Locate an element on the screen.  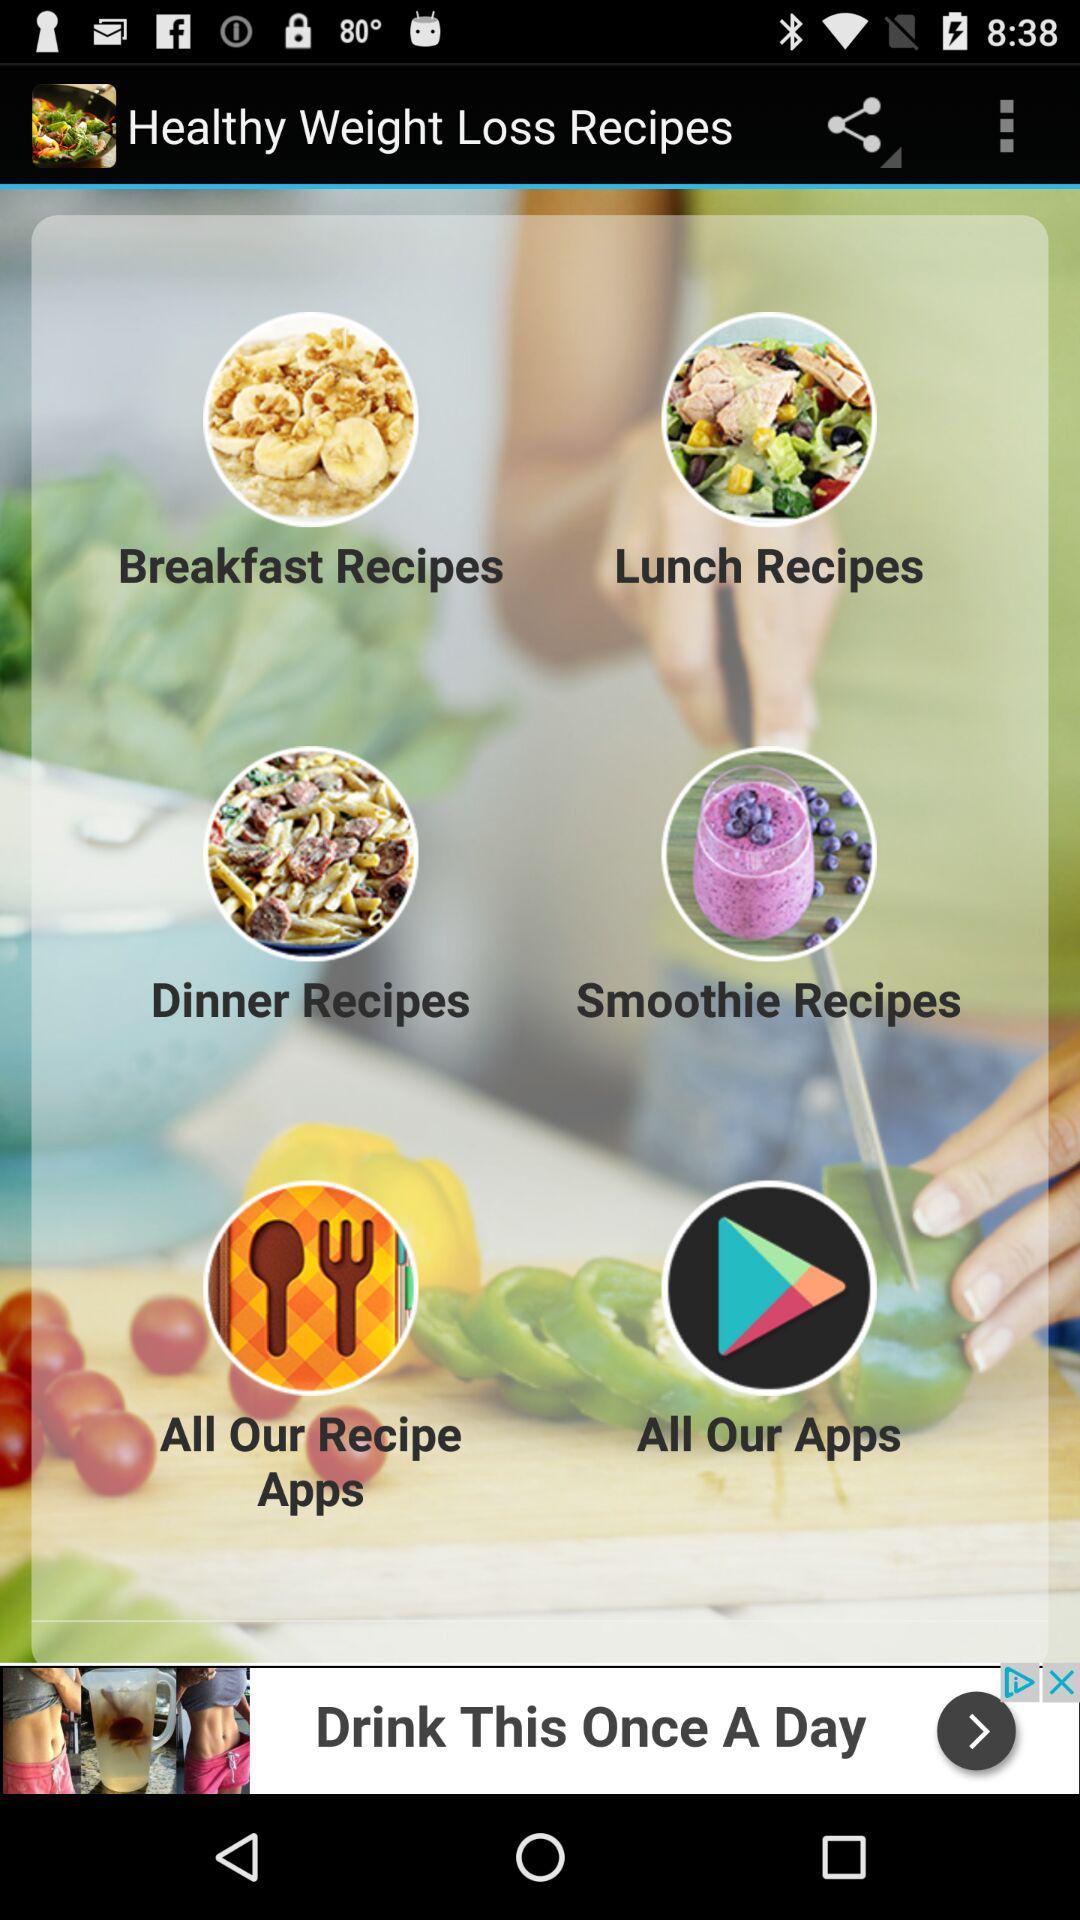
advertiser site is located at coordinates (540, 1727).